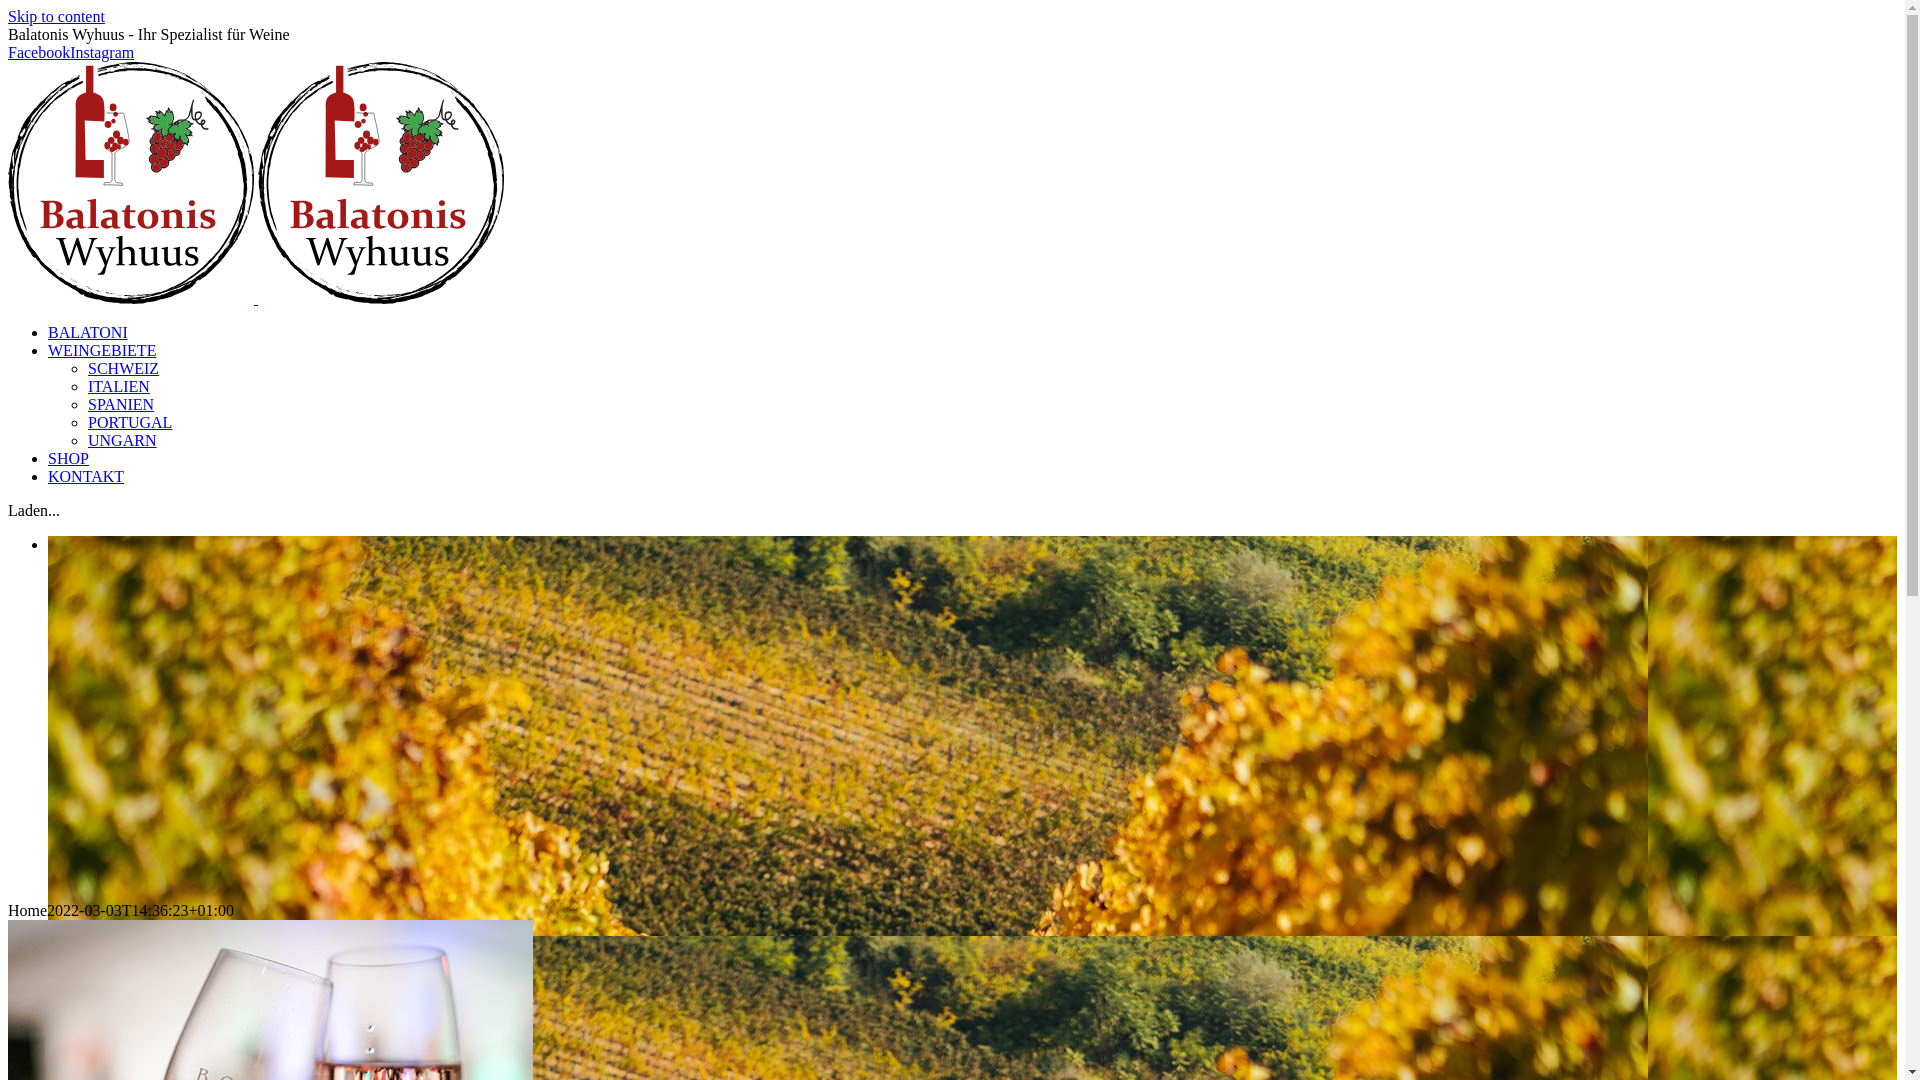 The height and width of the screenshot is (1080, 1920). Describe the element at coordinates (38, 51) in the screenshot. I see `'Facebook'` at that location.